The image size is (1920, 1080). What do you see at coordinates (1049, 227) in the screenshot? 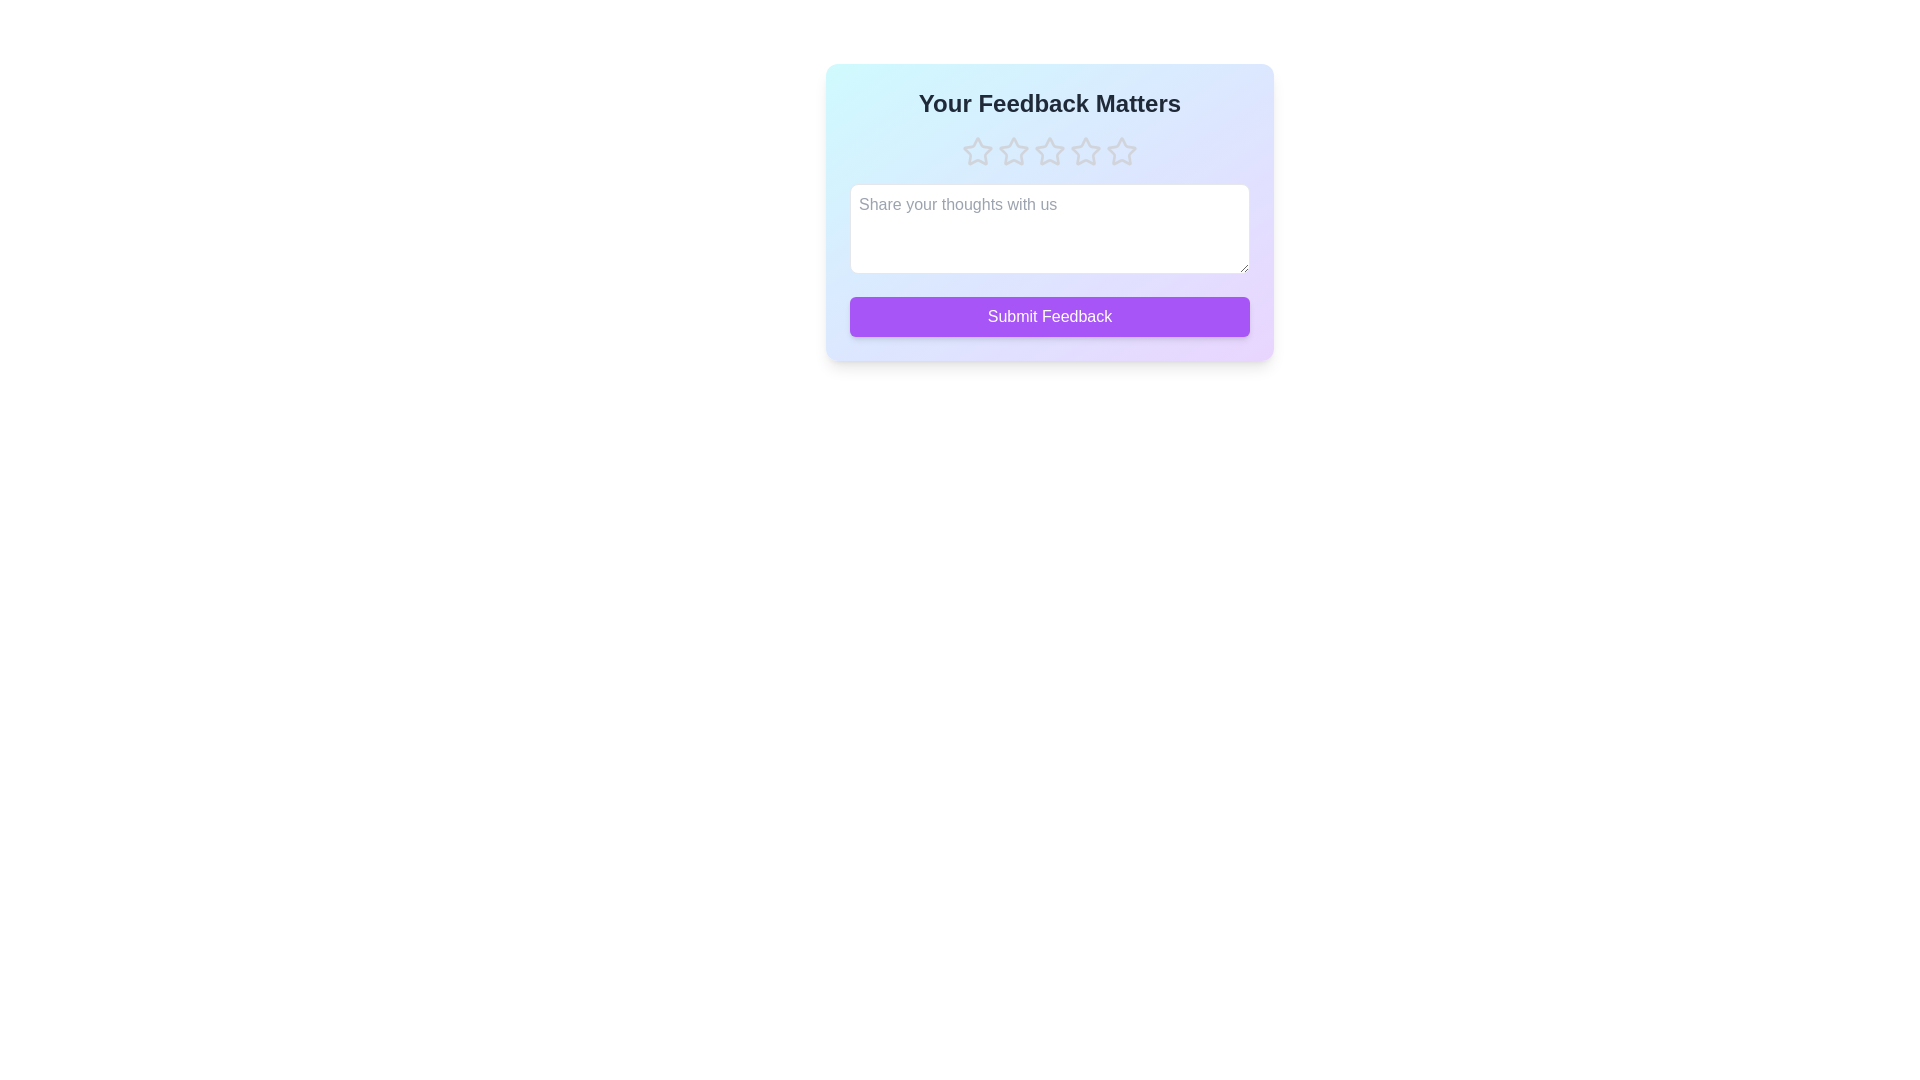
I see `the text input field to start typing` at bounding box center [1049, 227].